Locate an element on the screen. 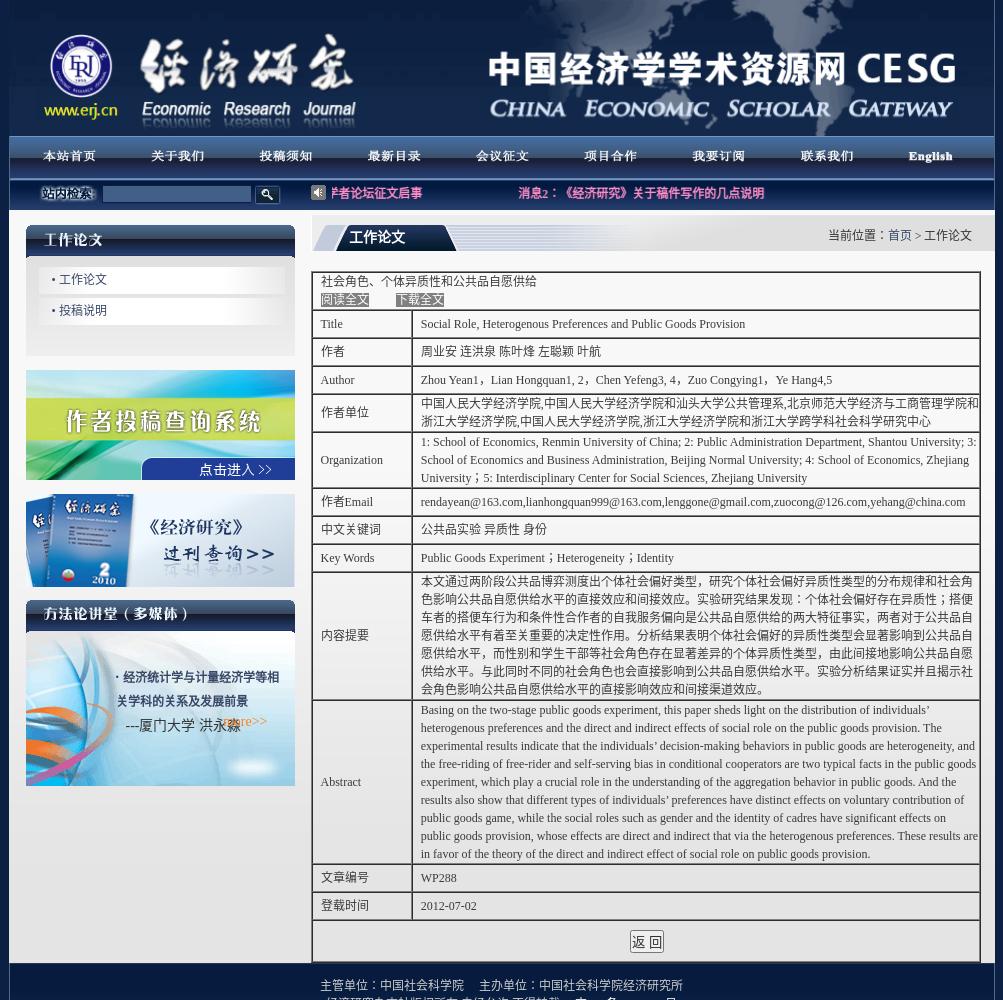 The image size is (1003, 1000). 'Abstract' is located at coordinates (339, 782).